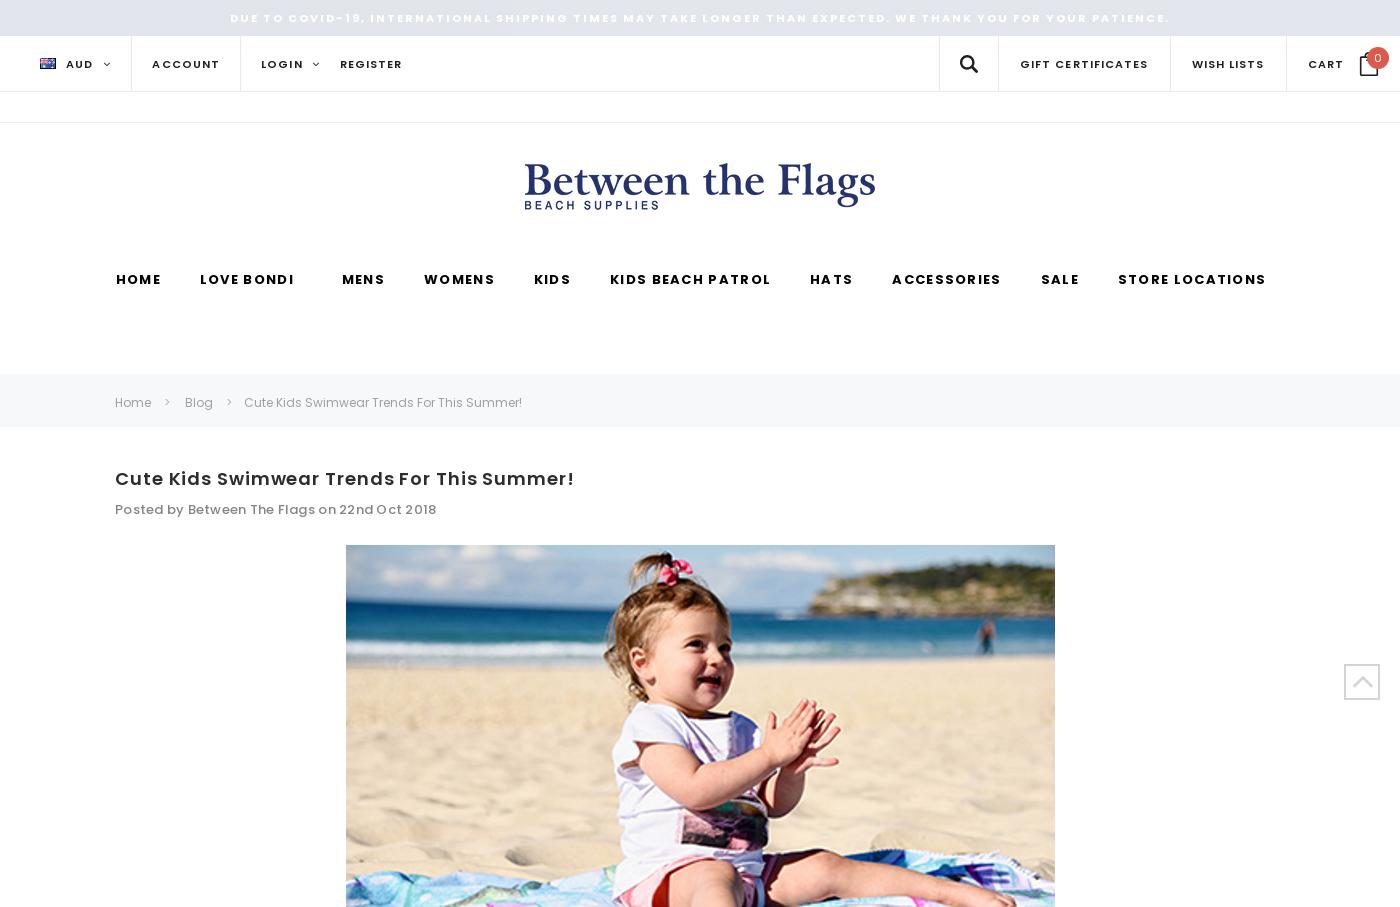  What do you see at coordinates (1058, 278) in the screenshot?
I see `'Sale'` at bounding box center [1058, 278].